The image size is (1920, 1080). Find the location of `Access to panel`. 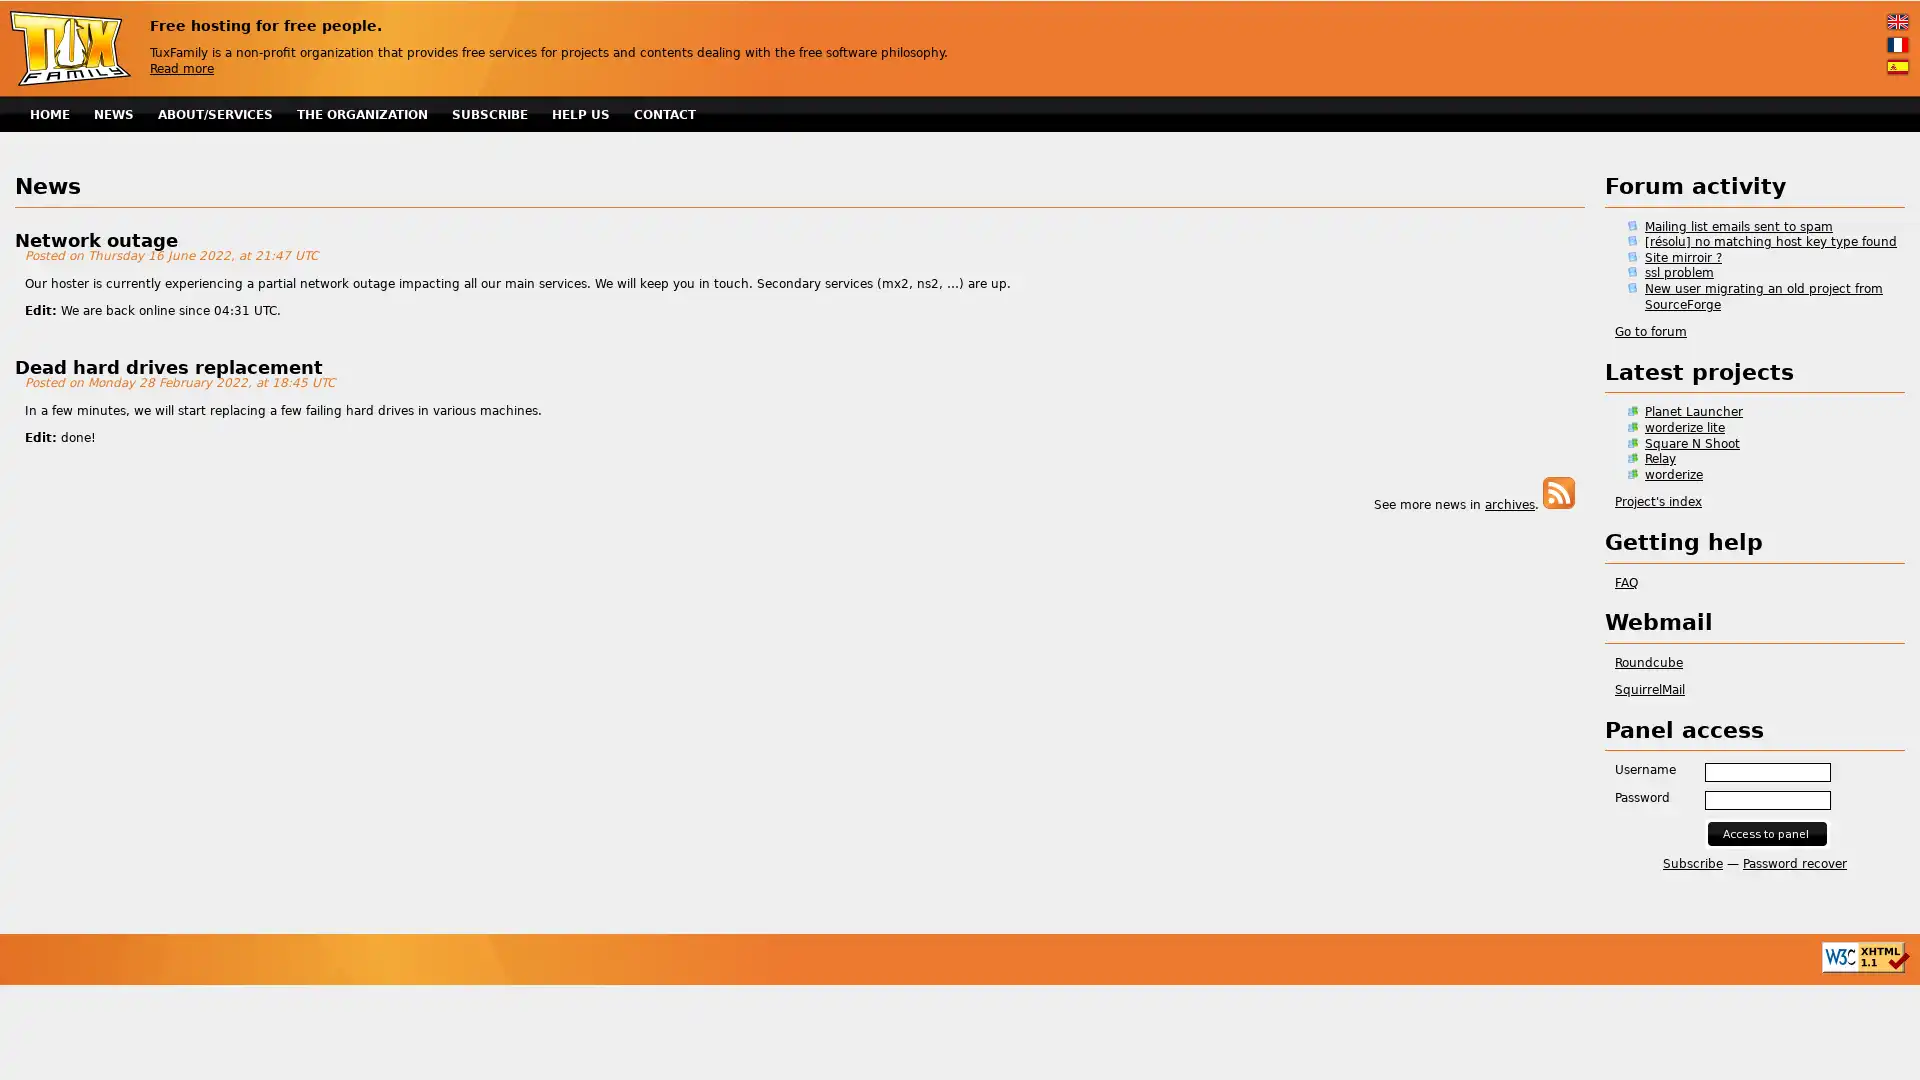

Access to panel is located at coordinates (1767, 833).